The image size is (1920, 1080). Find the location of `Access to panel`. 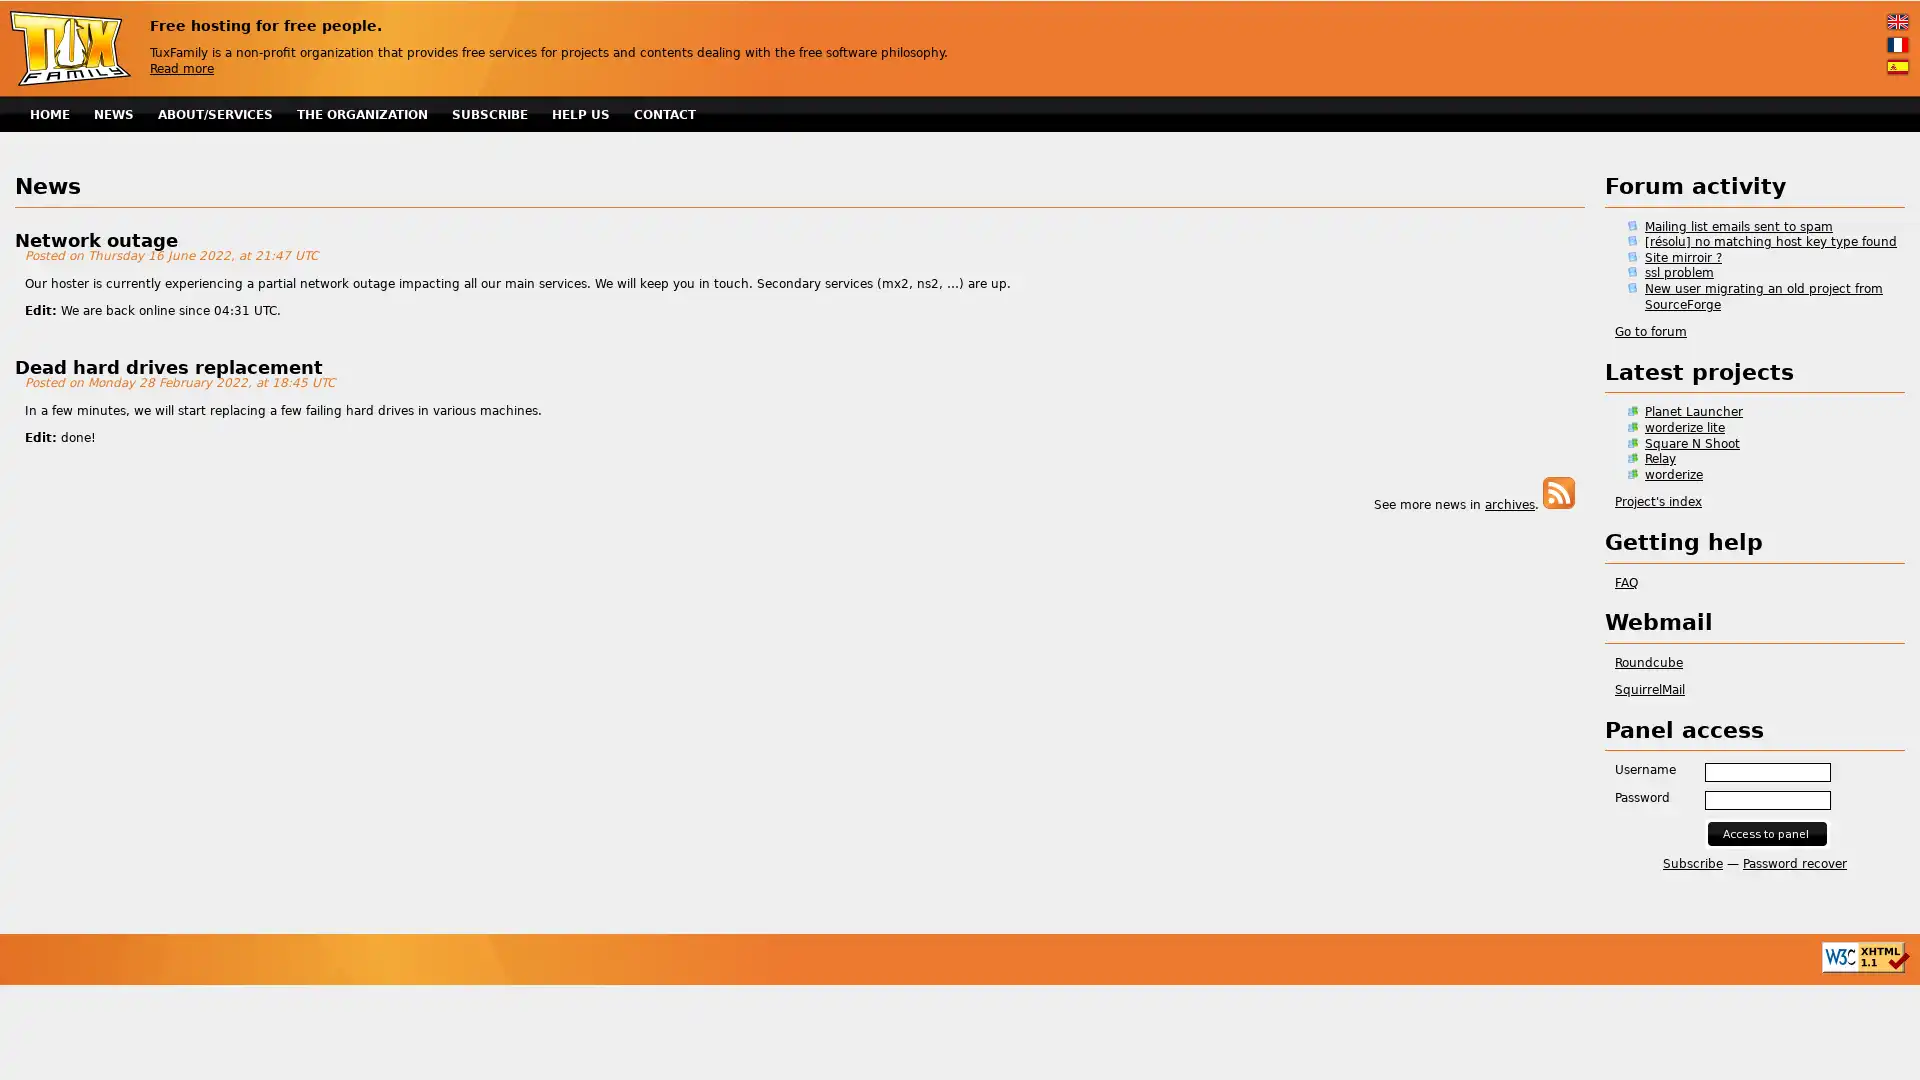

Access to panel is located at coordinates (1767, 833).